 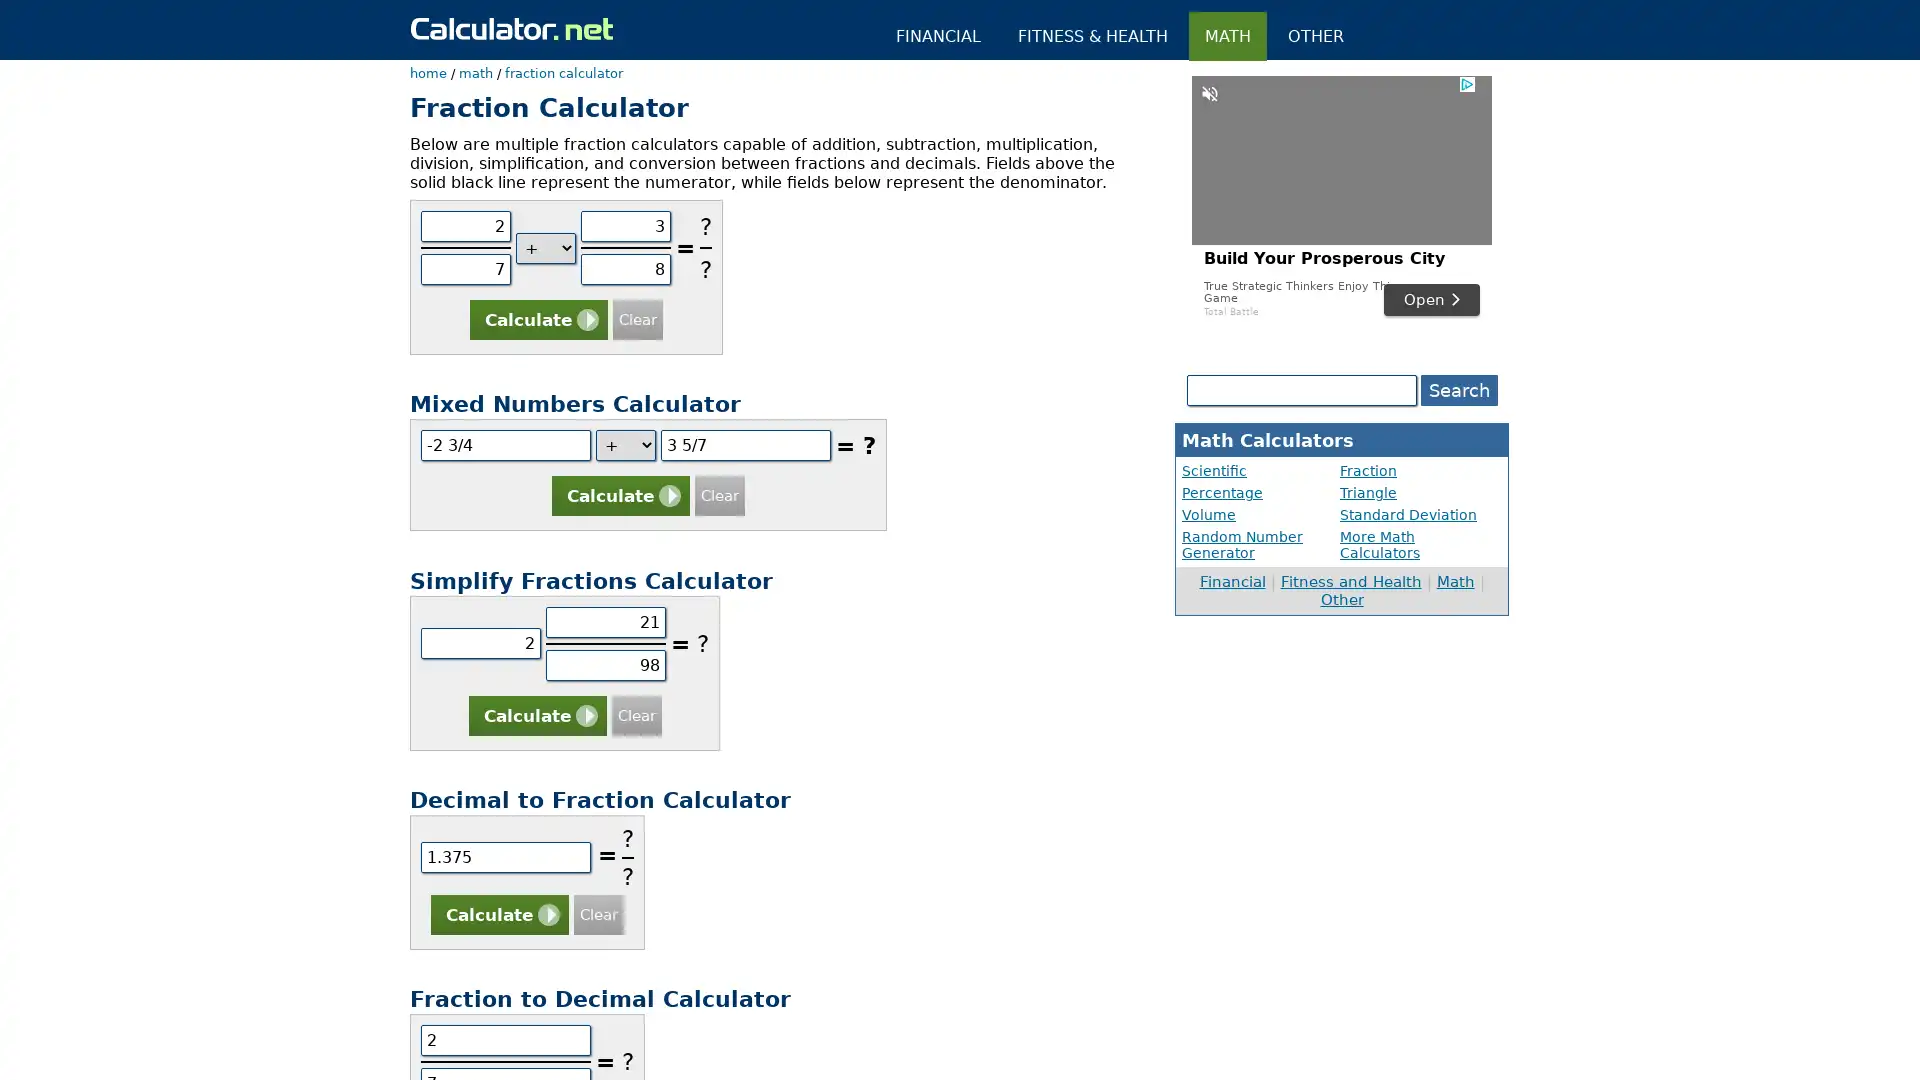 I want to click on Calculate, so click(x=538, y=319).